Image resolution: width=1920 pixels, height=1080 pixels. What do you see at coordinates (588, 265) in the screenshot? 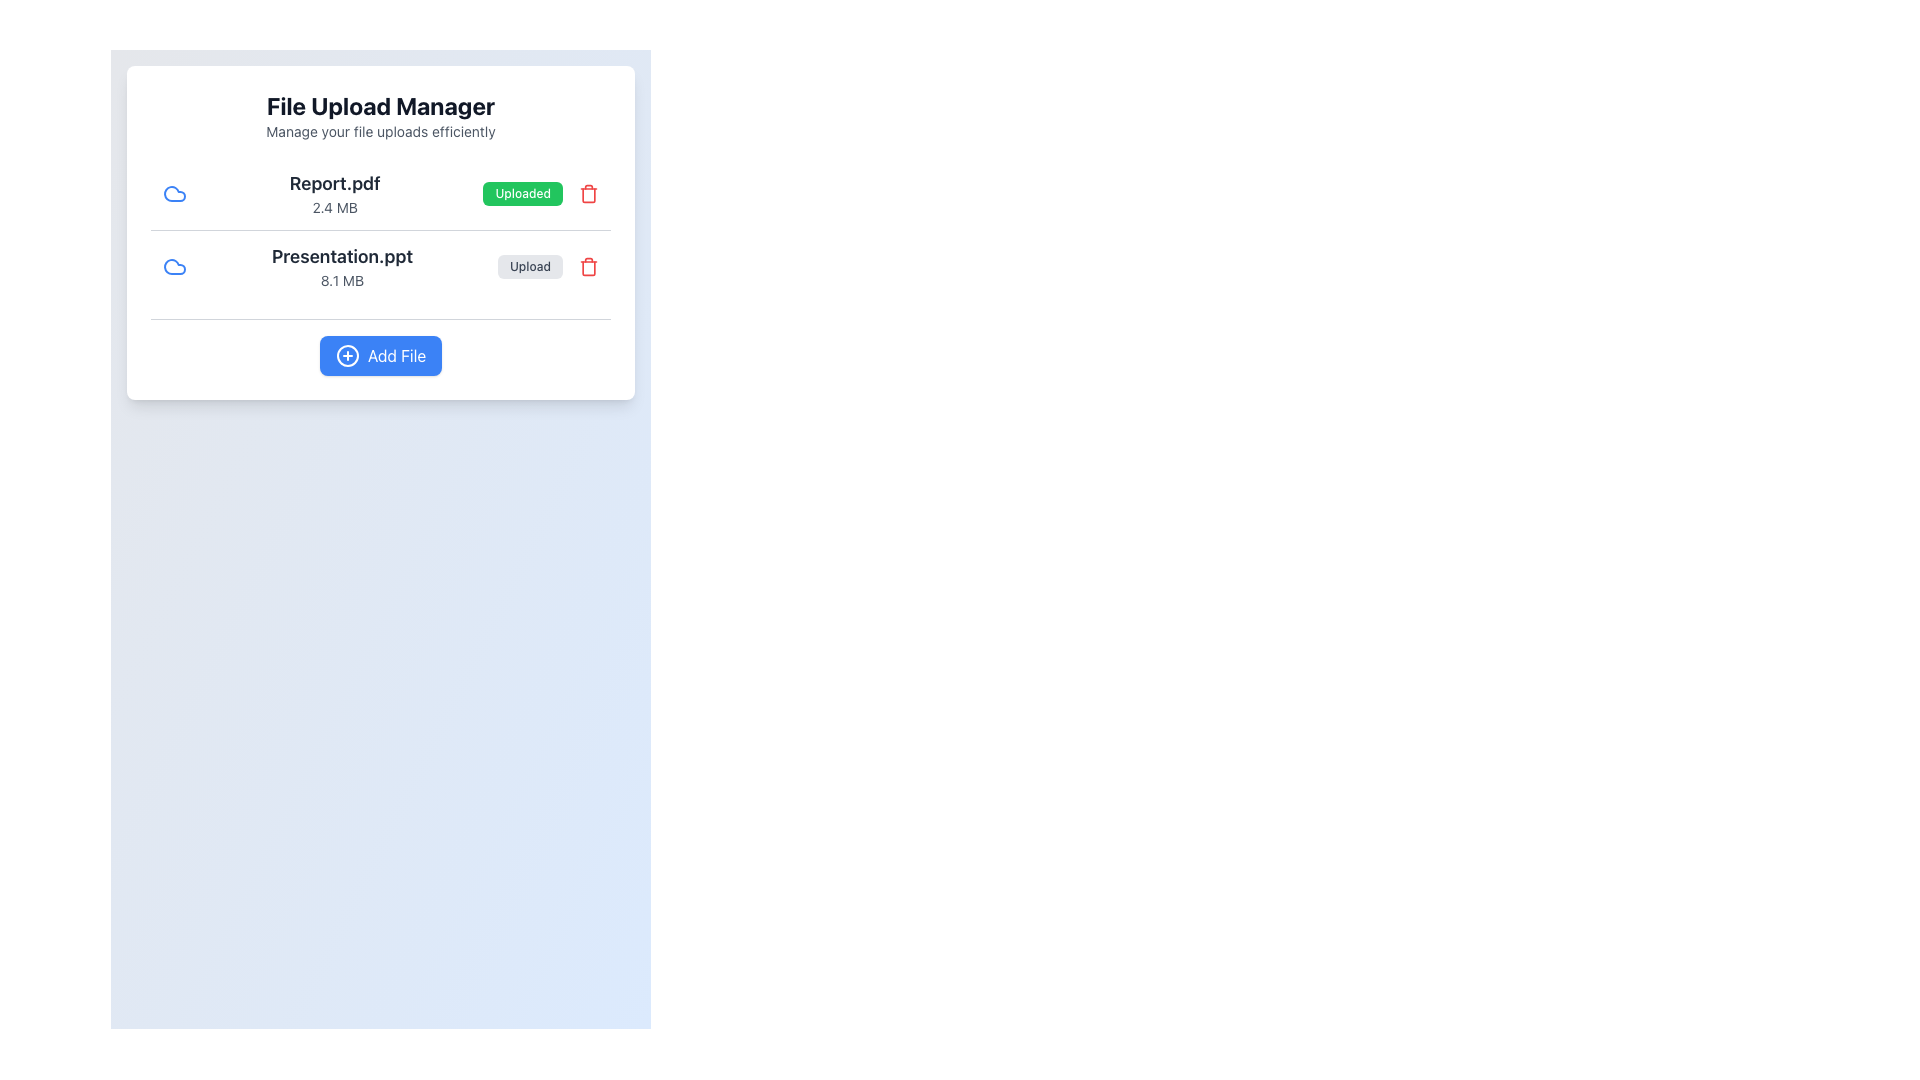
I see `the delete button located to the far right of the 'Presentation.ppt' entry in the 'File Upload Manager' interface` at bounding box center [588, 265].